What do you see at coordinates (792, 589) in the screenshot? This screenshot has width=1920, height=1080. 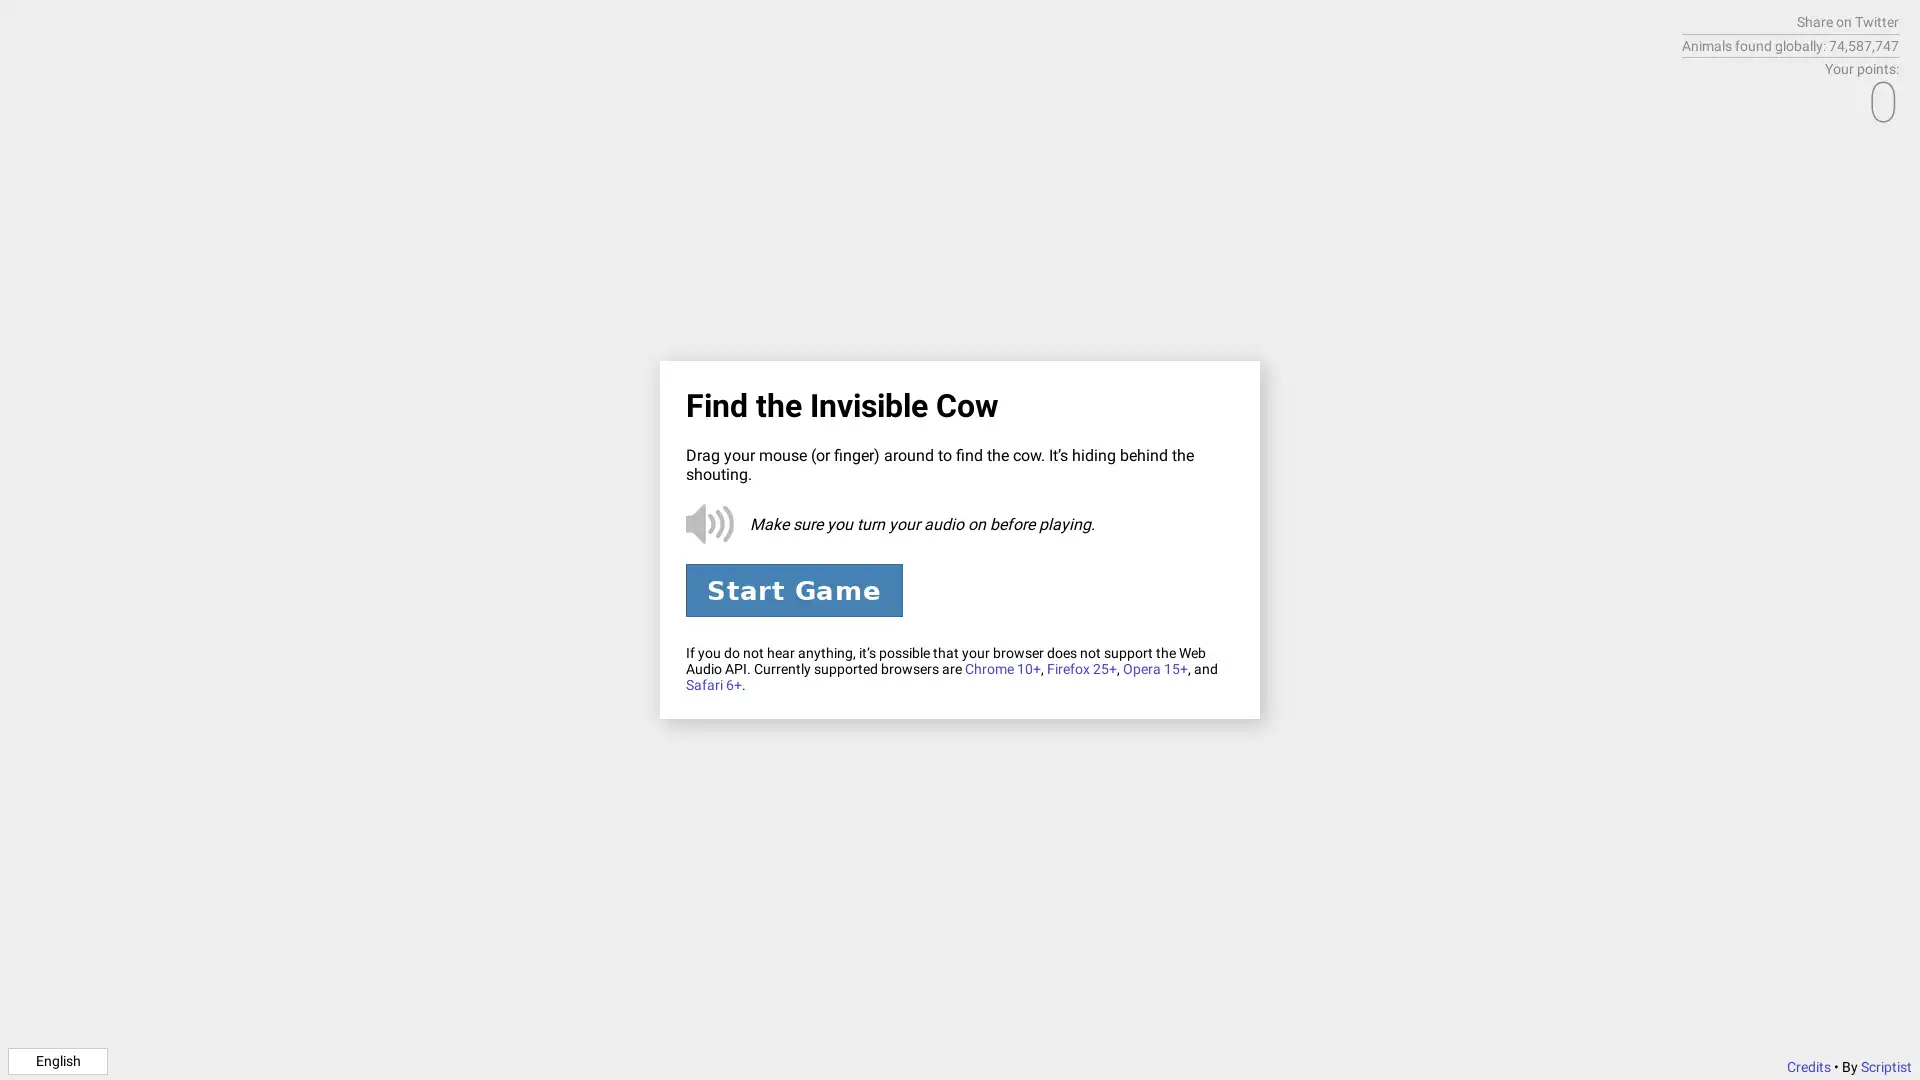 I see `Start Game` at bounding box center [792, 589].